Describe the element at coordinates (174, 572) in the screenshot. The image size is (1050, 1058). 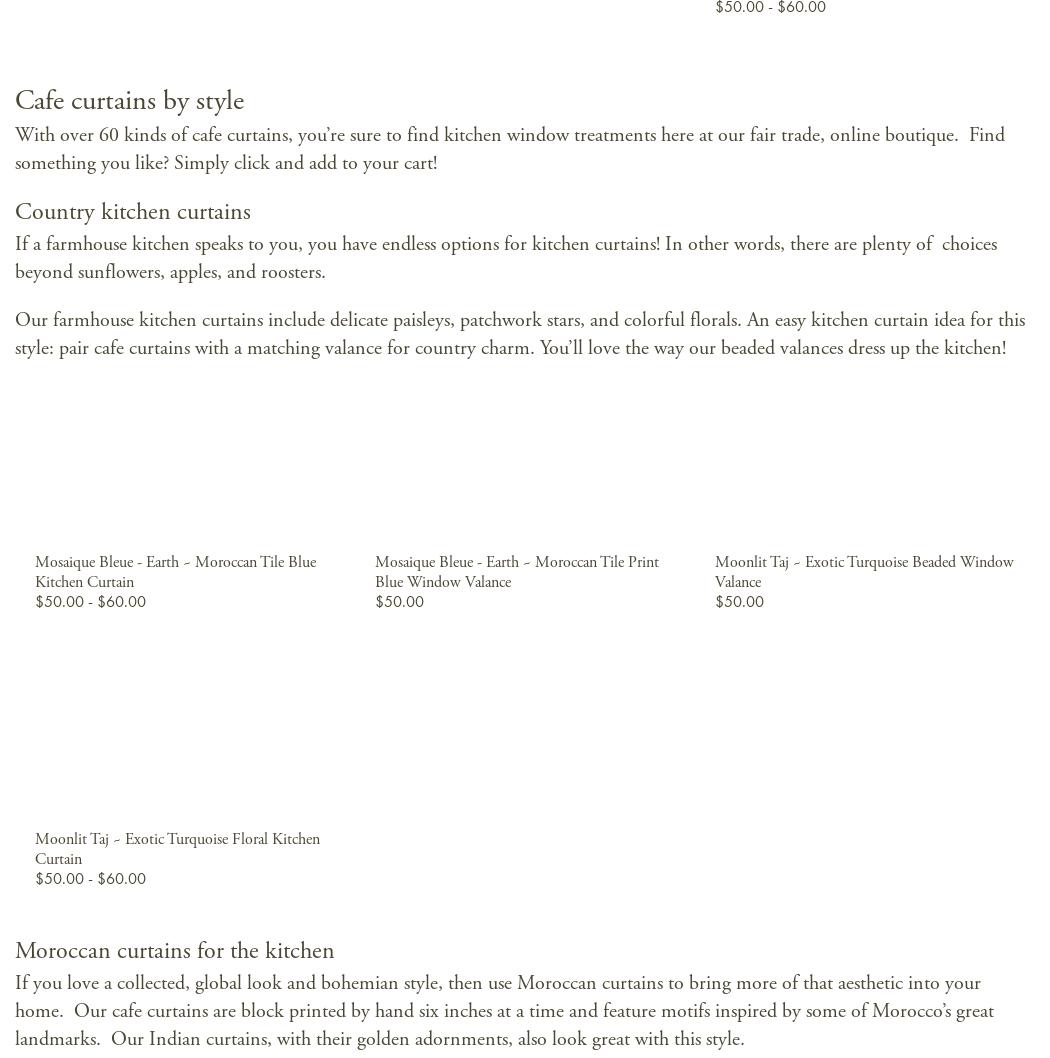
I see `'Mosaique Bleue - Earth ~ Moroccan Tile Blue Kitchen Curtain'` at that location.